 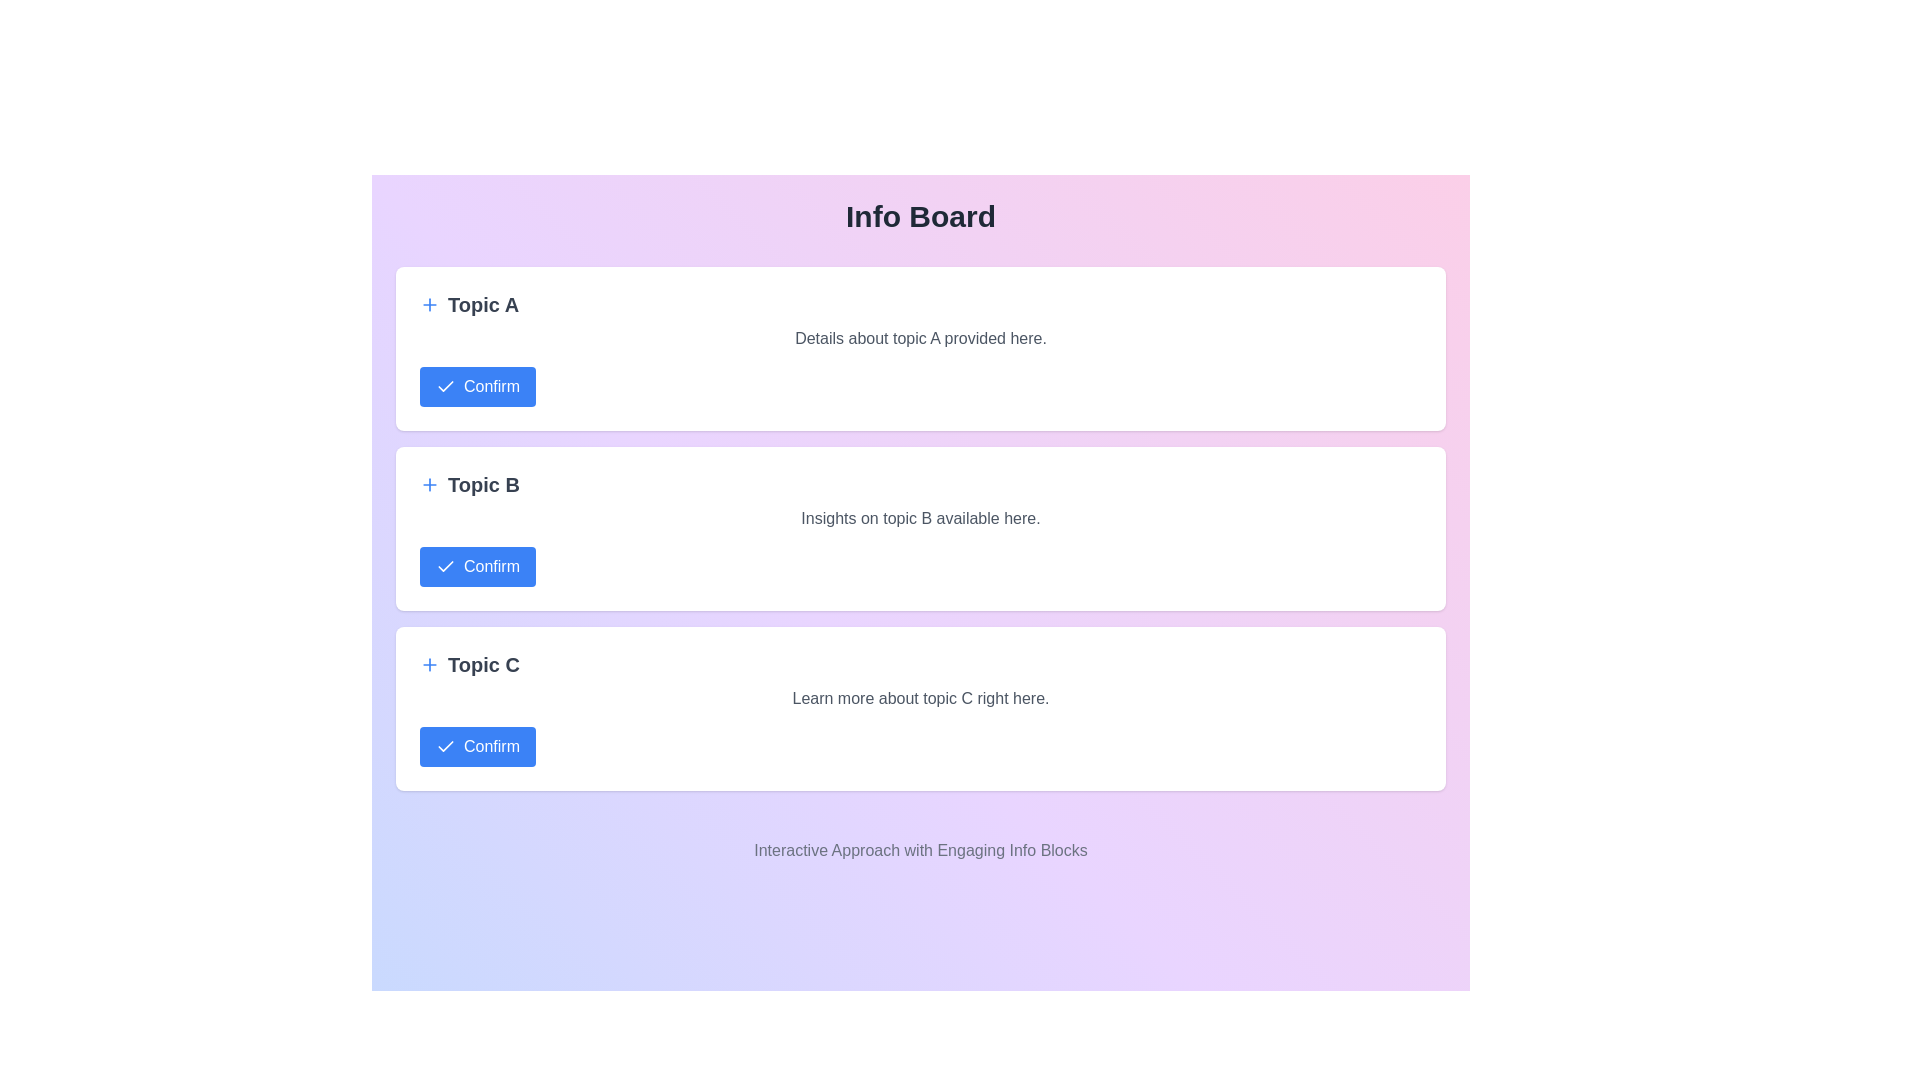 I want to click on the checkmark icon within the 'Confirm' button located below the 'Topic C' section, which indicates confirmation or successful selection, so click(x=445, y=745).